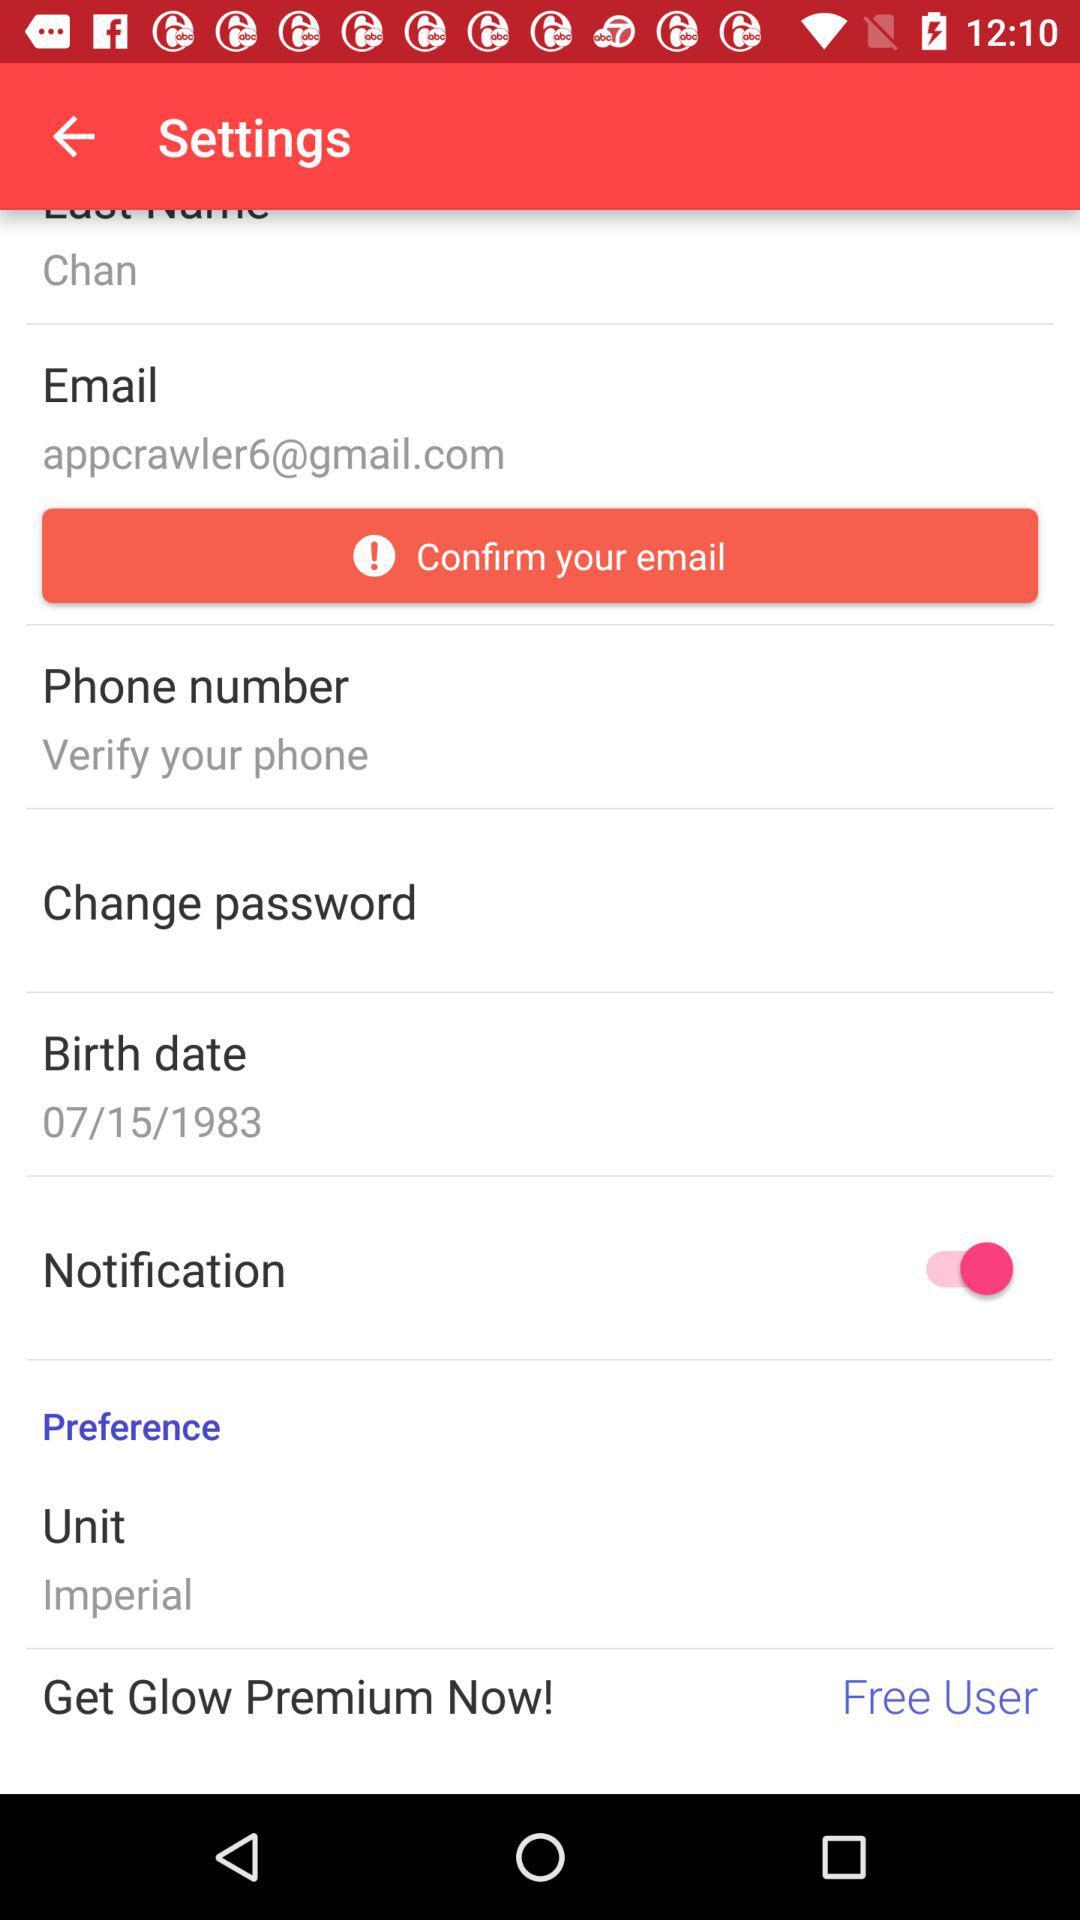 This screenshot has width=1080, height=1920. What do you see at coordinates (72, 135) in the screenshot?
I see `icon next to the settings` at bounding box center [72, 135].